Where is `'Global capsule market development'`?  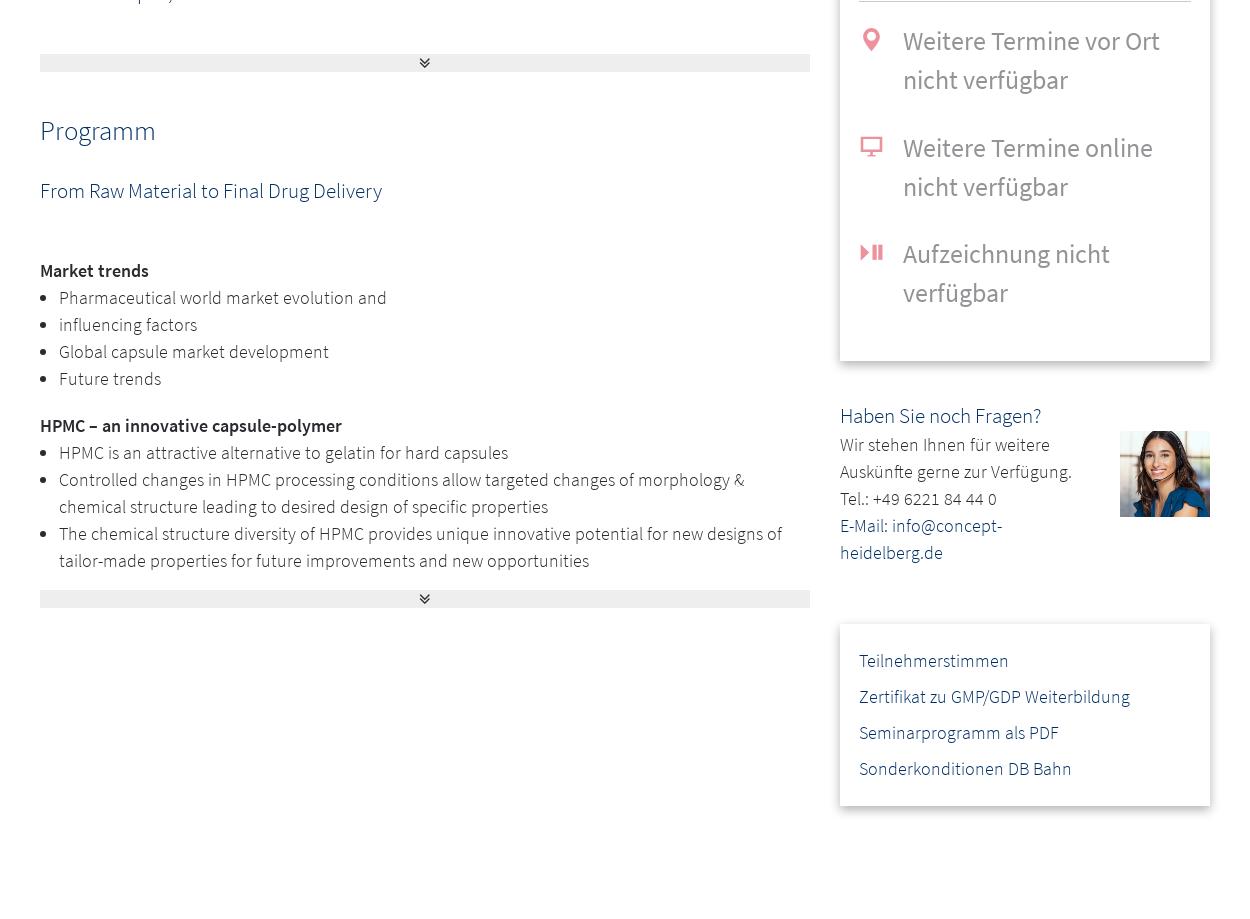 'Global capsule market development' is located at coordinates (193, 350).